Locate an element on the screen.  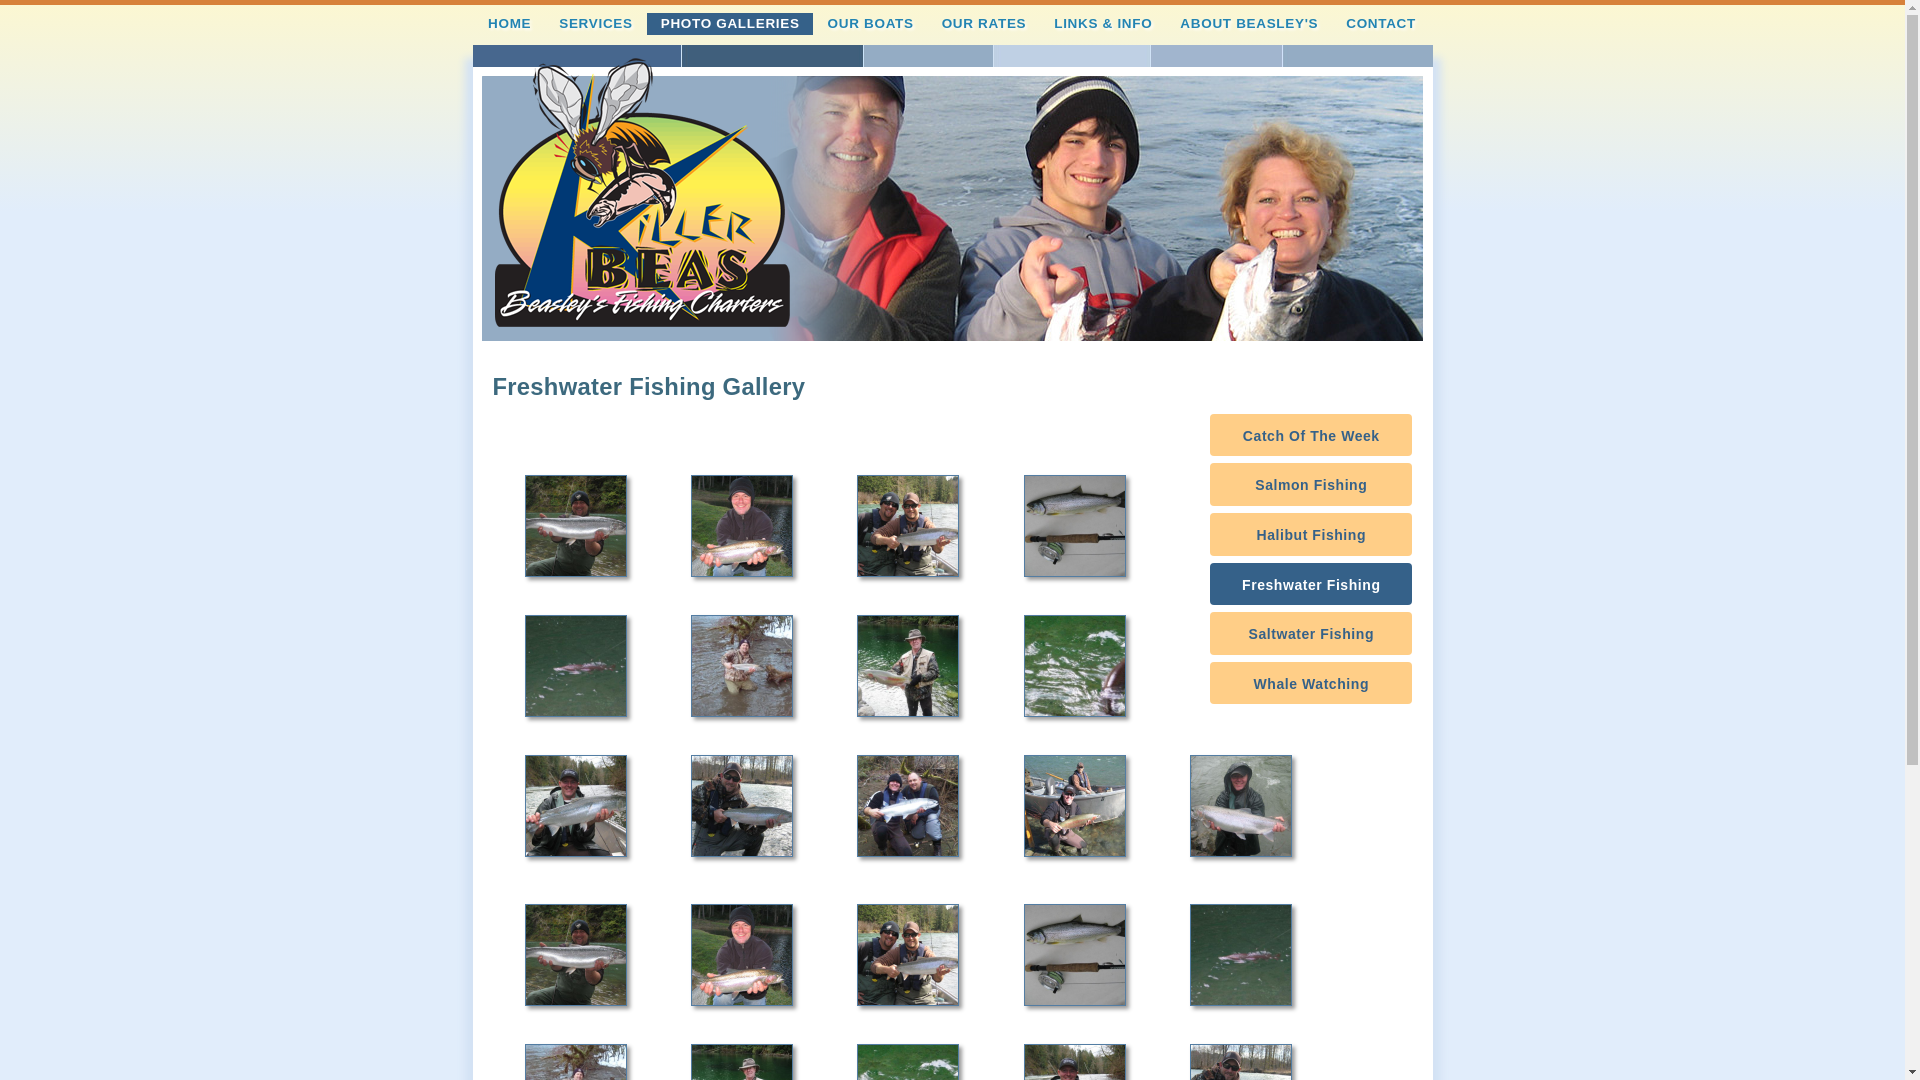
'SERVICES' is located at coordinates (594, 23).